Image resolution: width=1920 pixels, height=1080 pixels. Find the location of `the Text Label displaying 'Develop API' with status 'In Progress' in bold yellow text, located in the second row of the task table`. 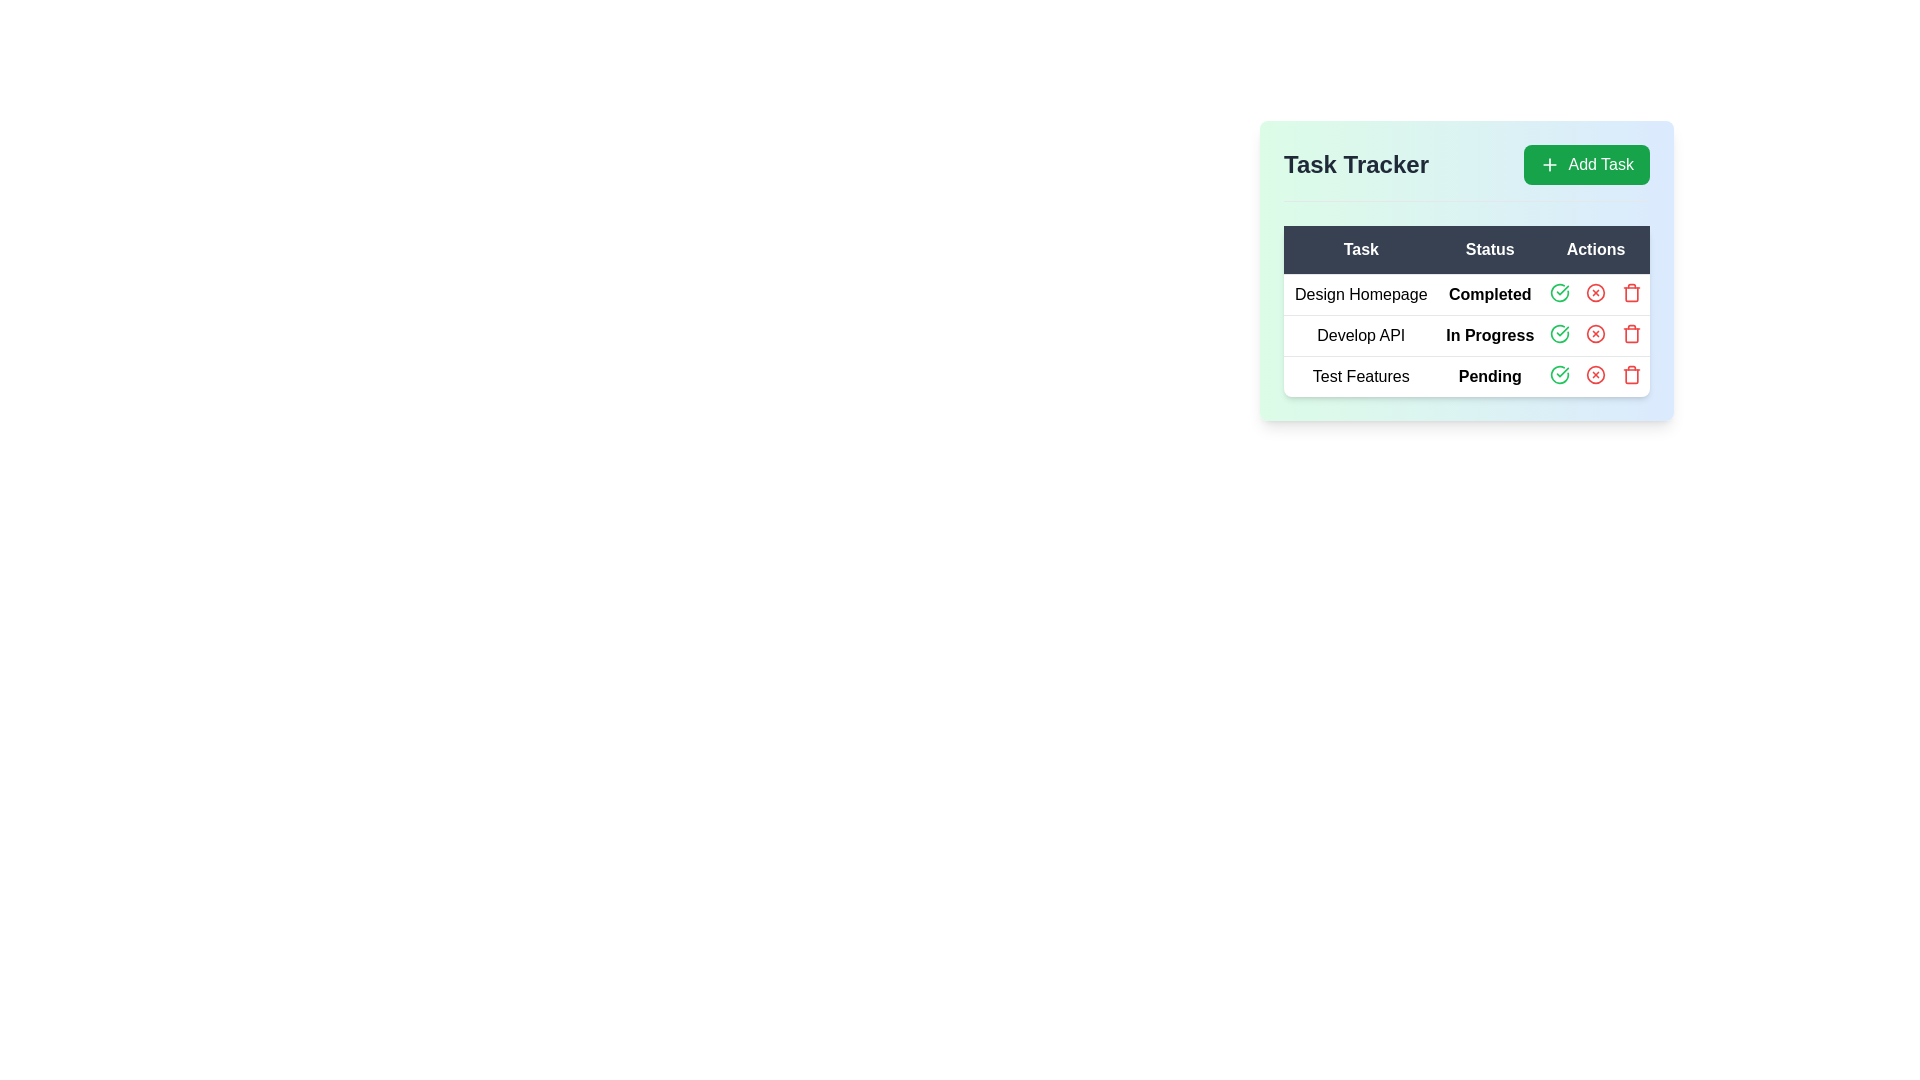

the Text Label displaying 'Develop API' with status 'In Progress' in bold yellow text, located in the second row of the task table is located at coordinates (1467, 334).